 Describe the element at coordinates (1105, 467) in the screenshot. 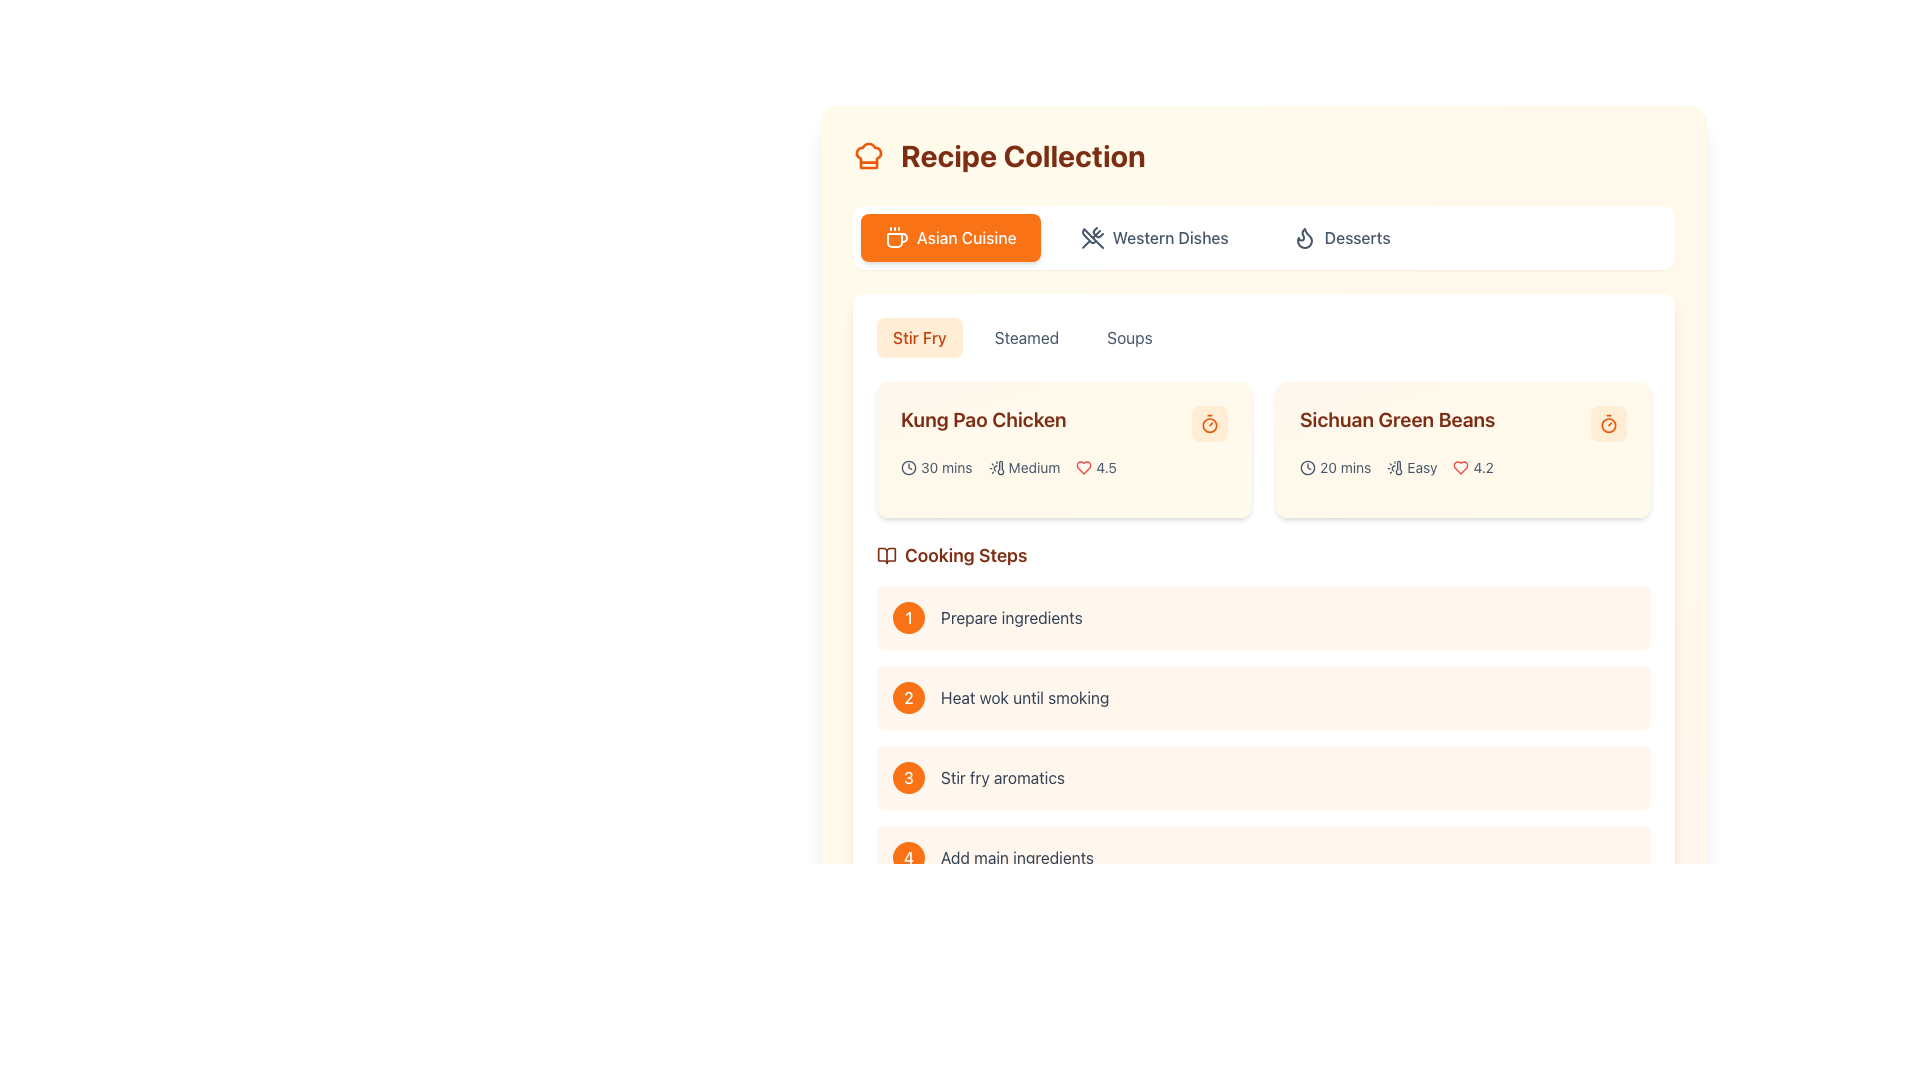

I see `the rating value text label displaying '4.5' for the 'Kung Pao Chicken' recipe, which is located in the top right corner of the recipe card` at that location.